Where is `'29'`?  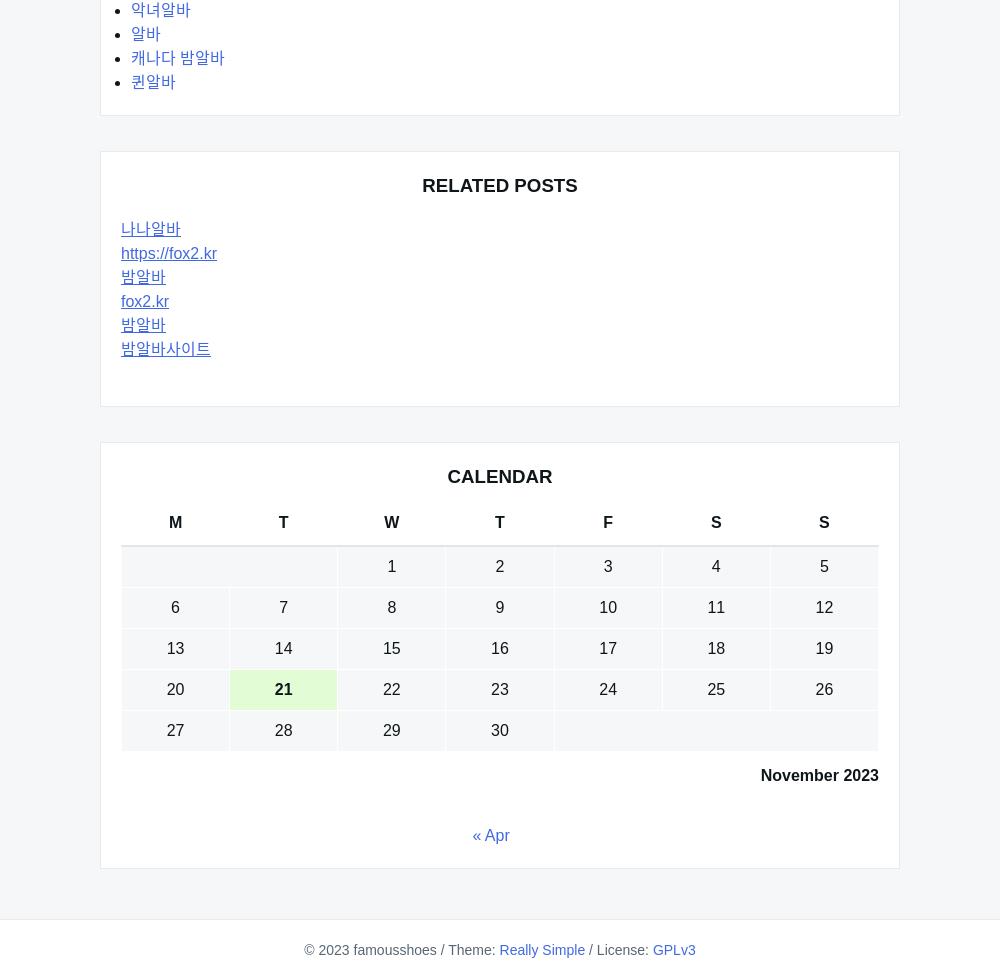
'29' is located at coordinates (391, 730).